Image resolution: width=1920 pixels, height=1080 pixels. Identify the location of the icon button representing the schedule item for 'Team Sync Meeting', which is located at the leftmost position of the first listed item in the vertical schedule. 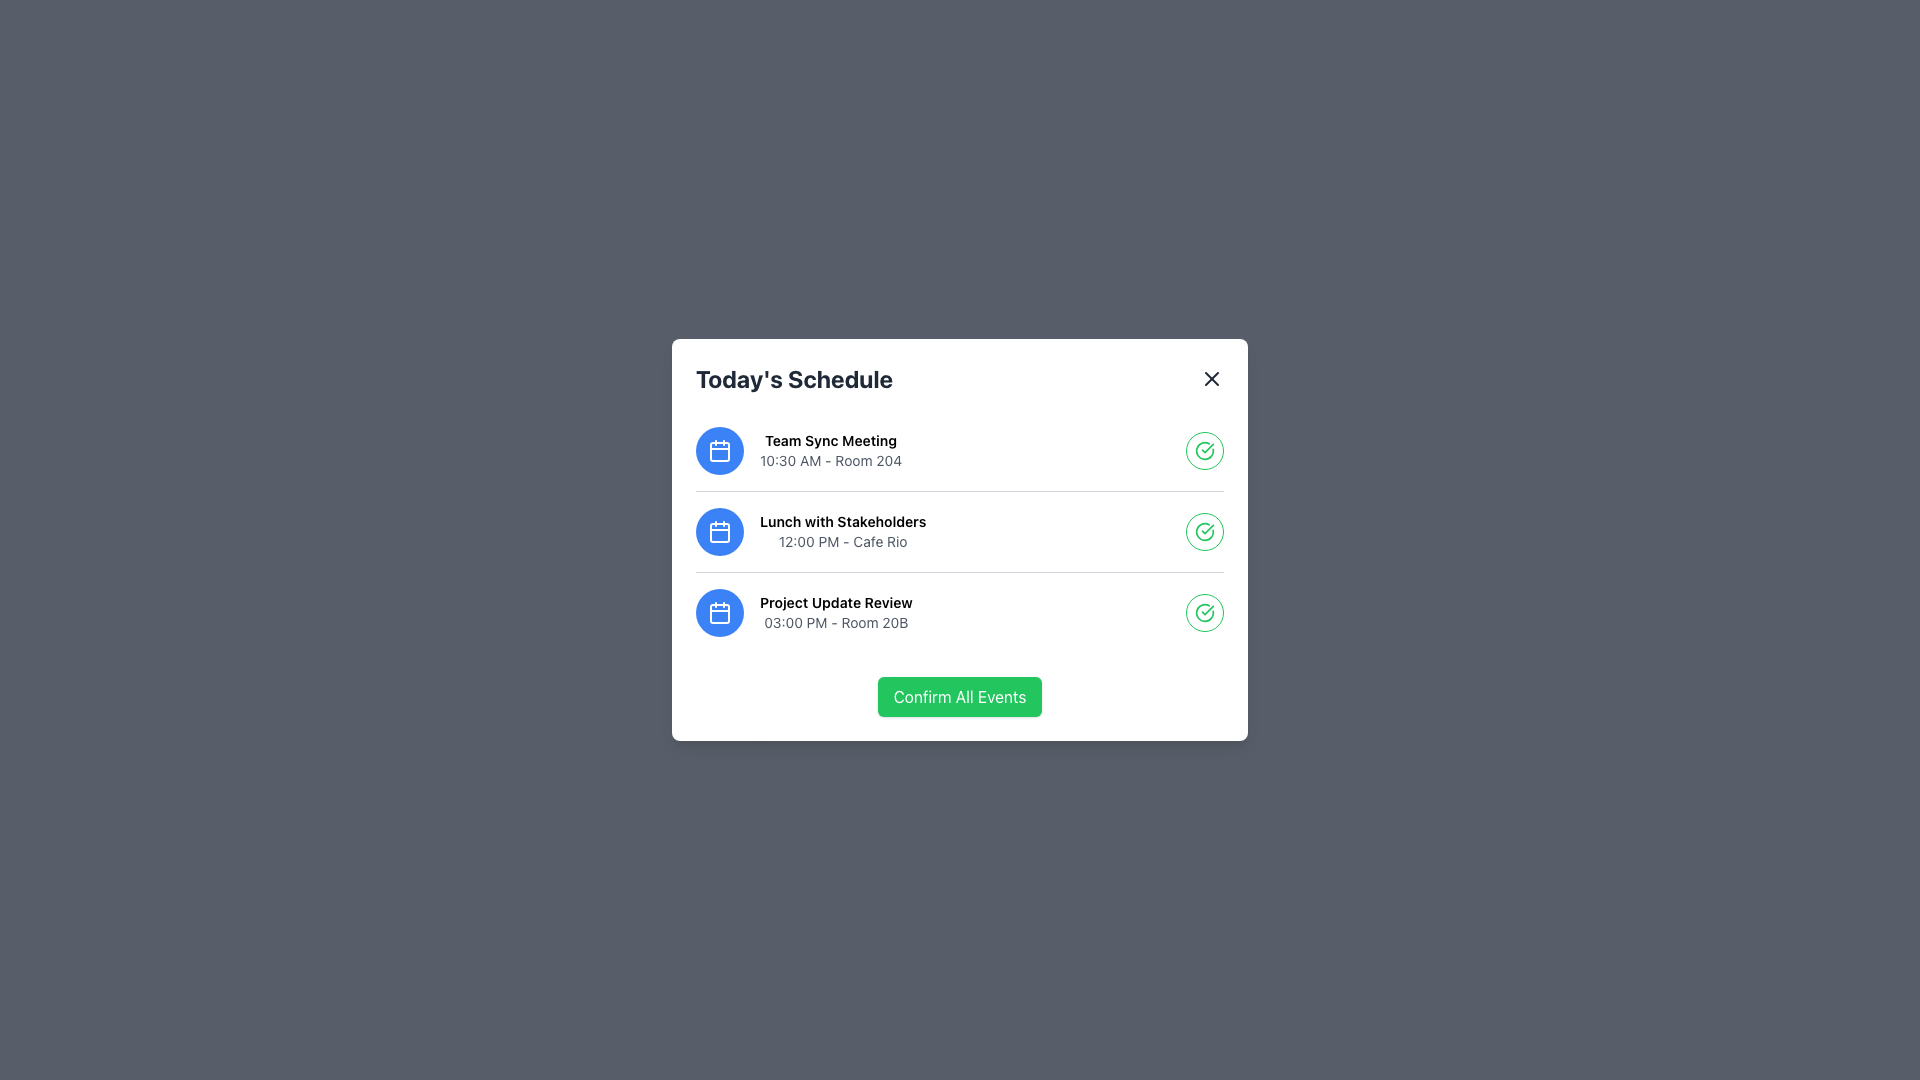
(720, 451).